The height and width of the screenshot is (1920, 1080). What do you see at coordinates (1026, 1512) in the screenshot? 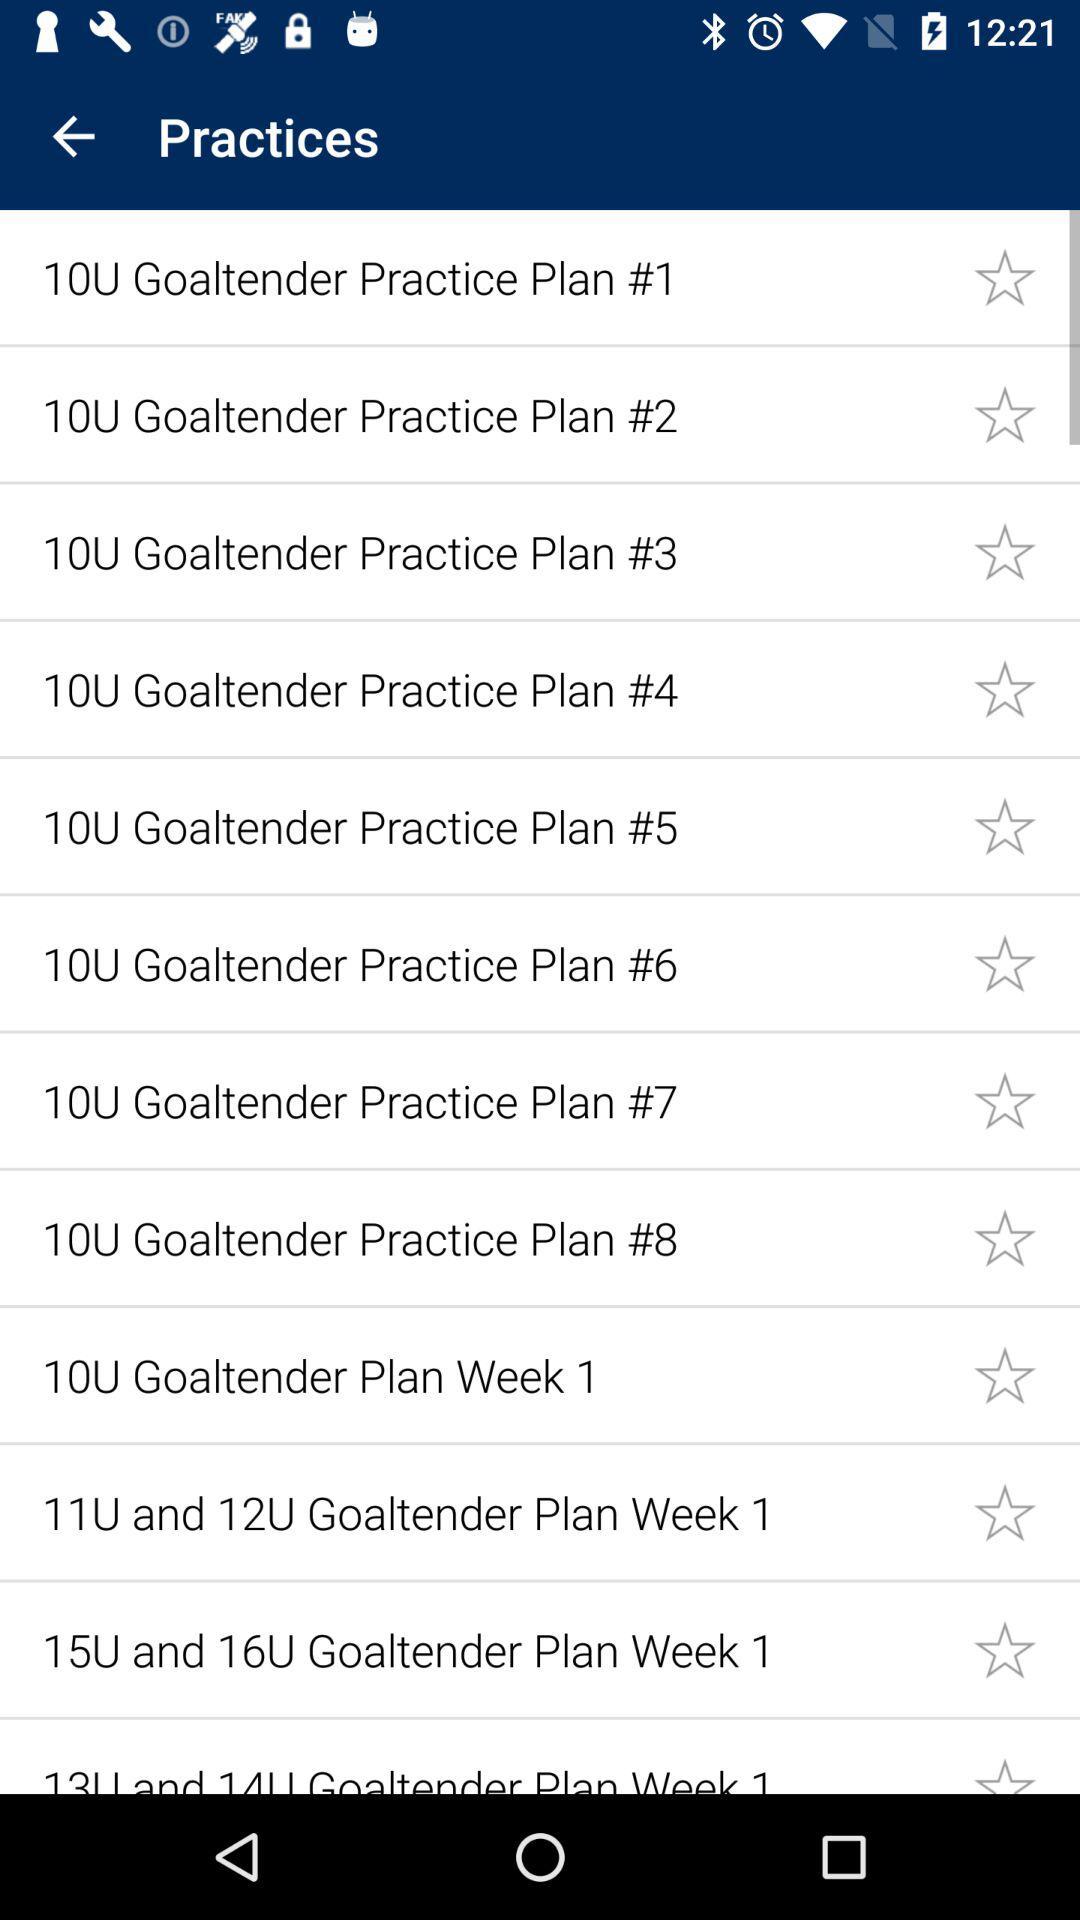
I see `mark as favorite` at bounding box center [1026, 1512].